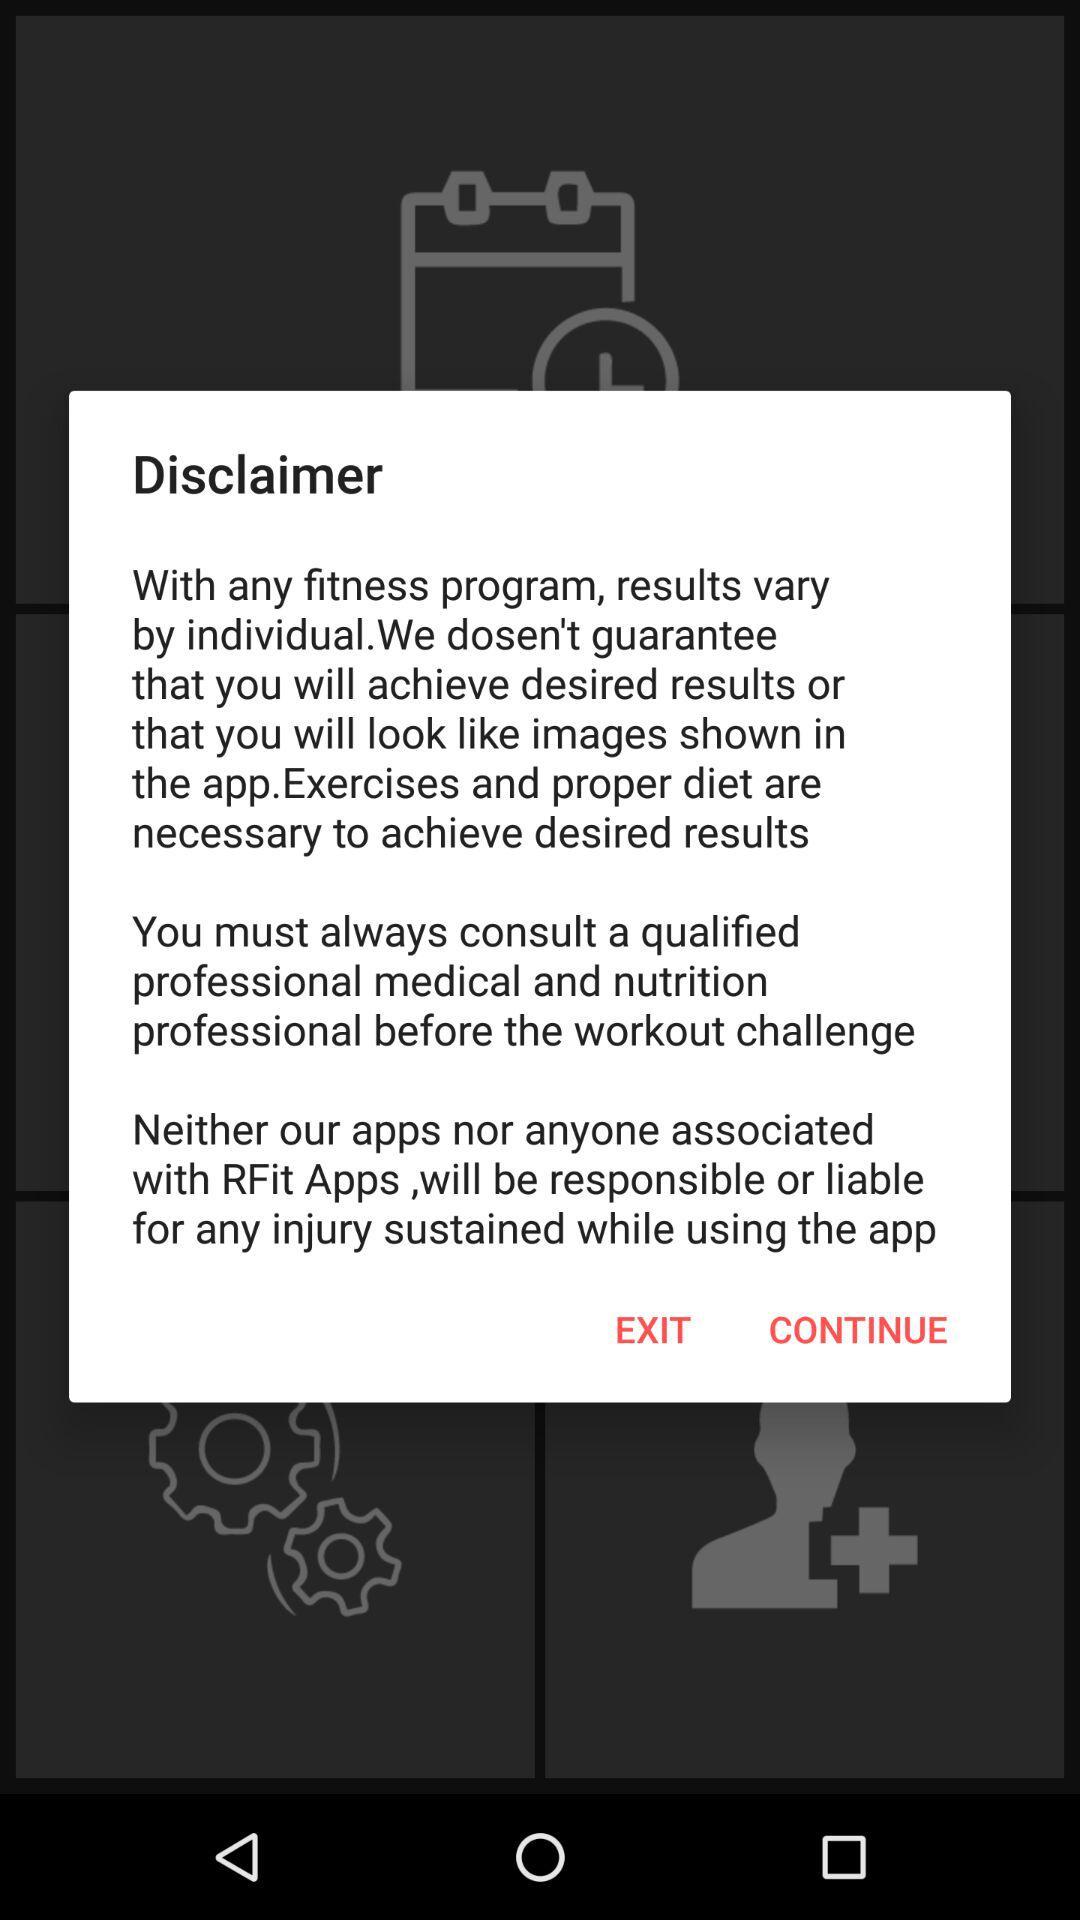  What do you see at coordinates (653, 1329) in the screenshot?
I see `icon to the left of the continue icon` at bounding box center [653, 1329].